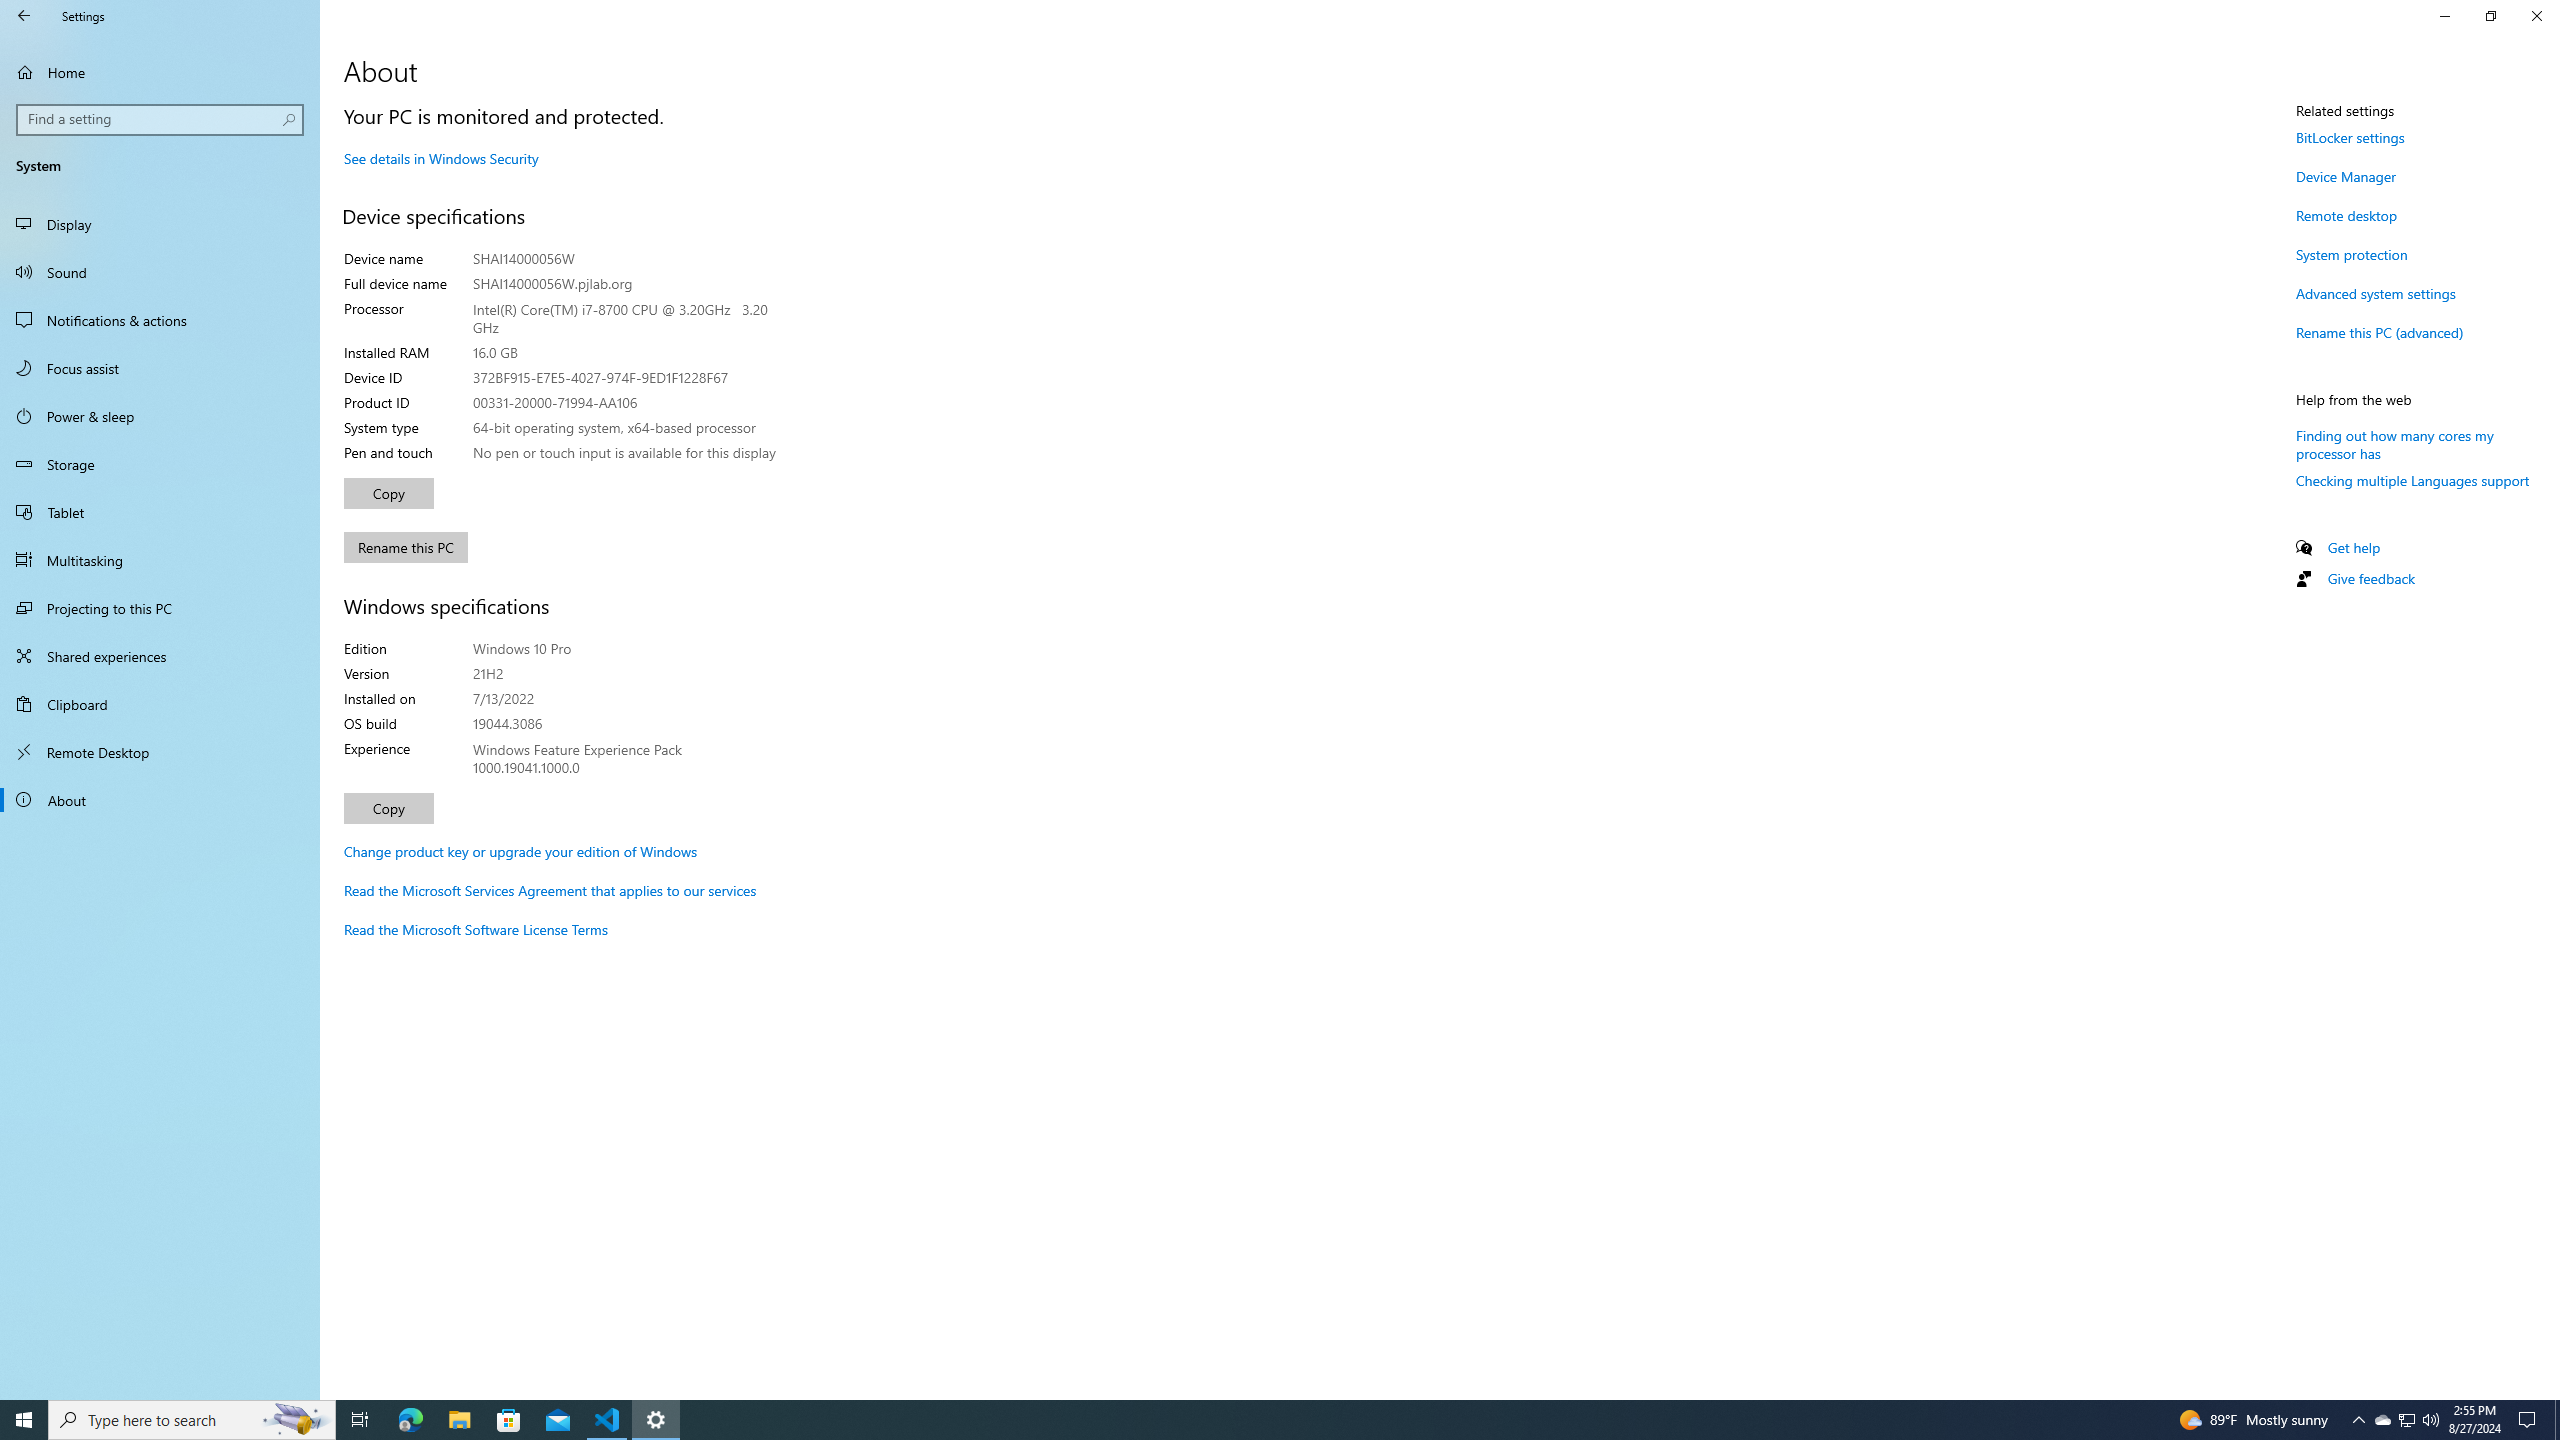 This screenshot has height=1440, width=2560. I want to click on 'Change product key or upgrade your edition of Windows', so click(519, 850).